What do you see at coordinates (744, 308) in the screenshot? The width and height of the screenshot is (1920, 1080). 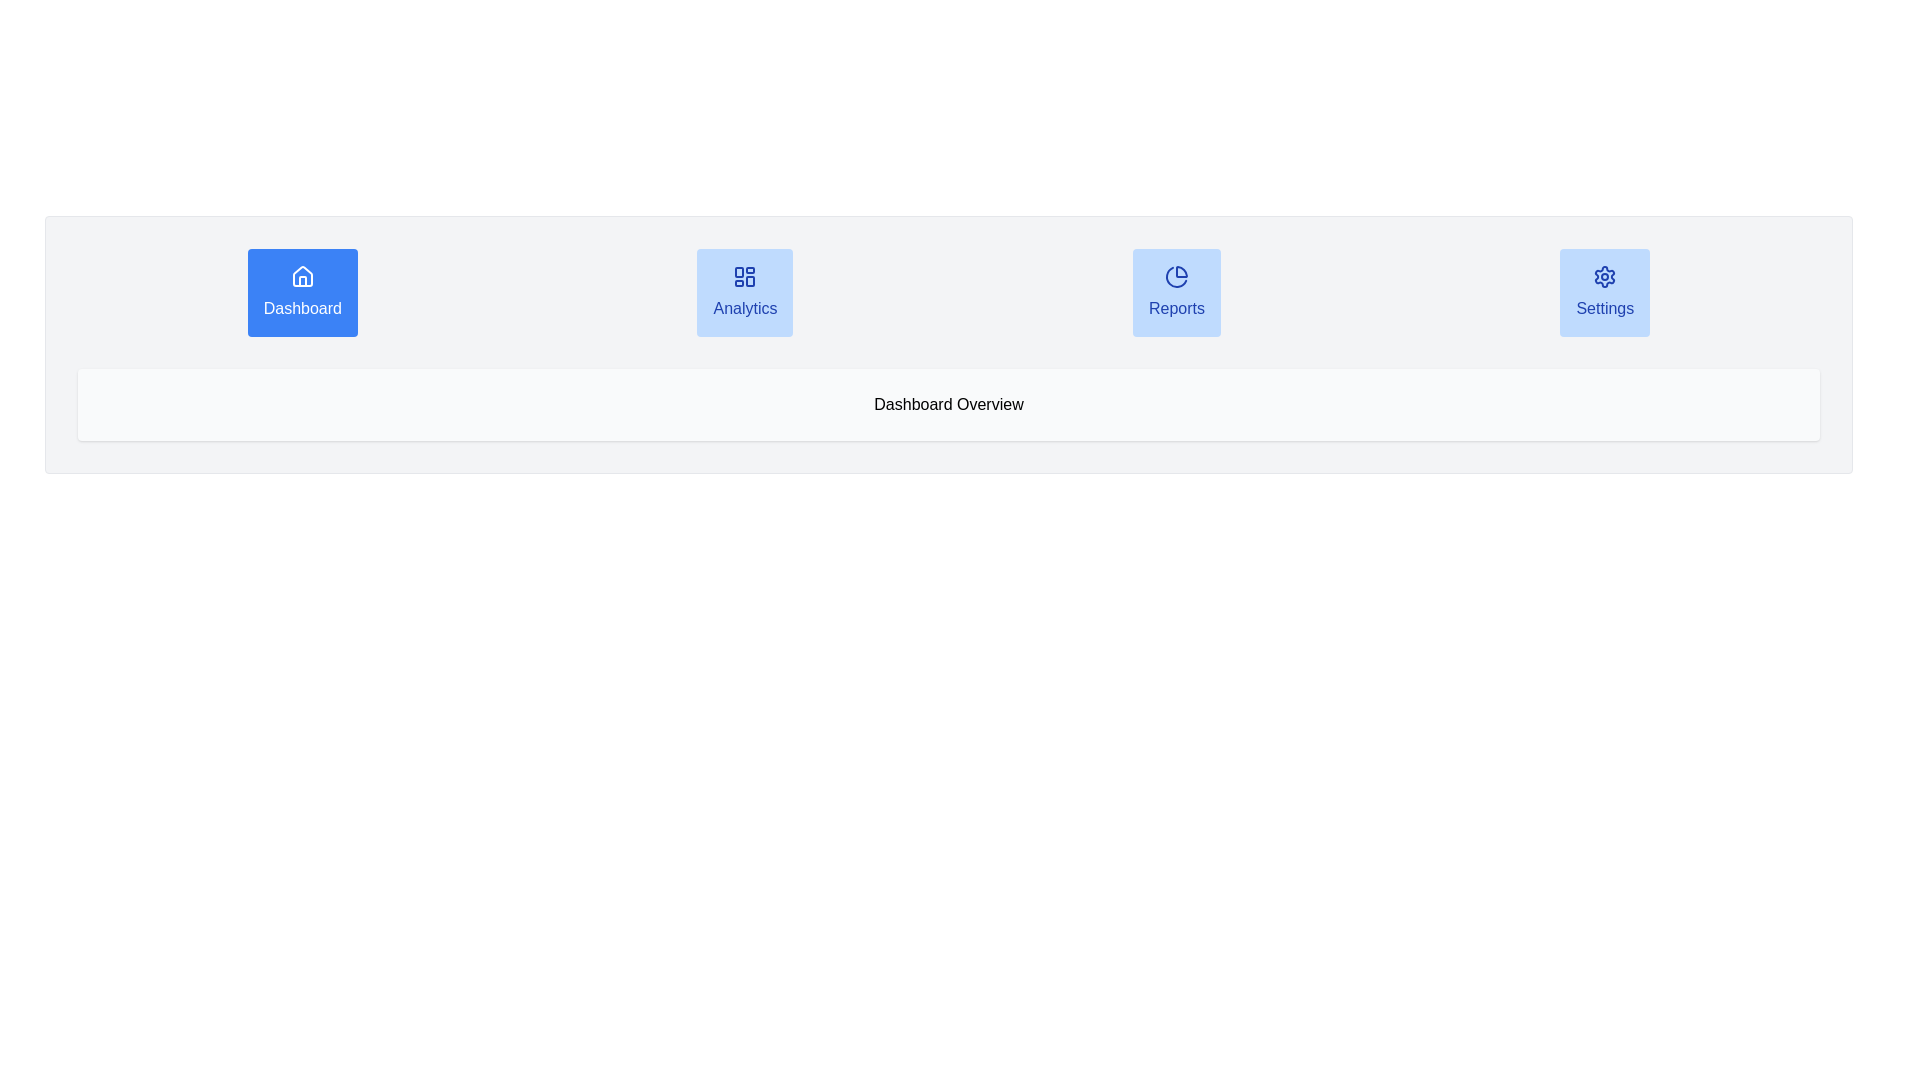 I see `the static text label that reads 'Analytics', which is bold and blue, located below the center icon in the 'Analytics' card` at bounding box center [744, 308].